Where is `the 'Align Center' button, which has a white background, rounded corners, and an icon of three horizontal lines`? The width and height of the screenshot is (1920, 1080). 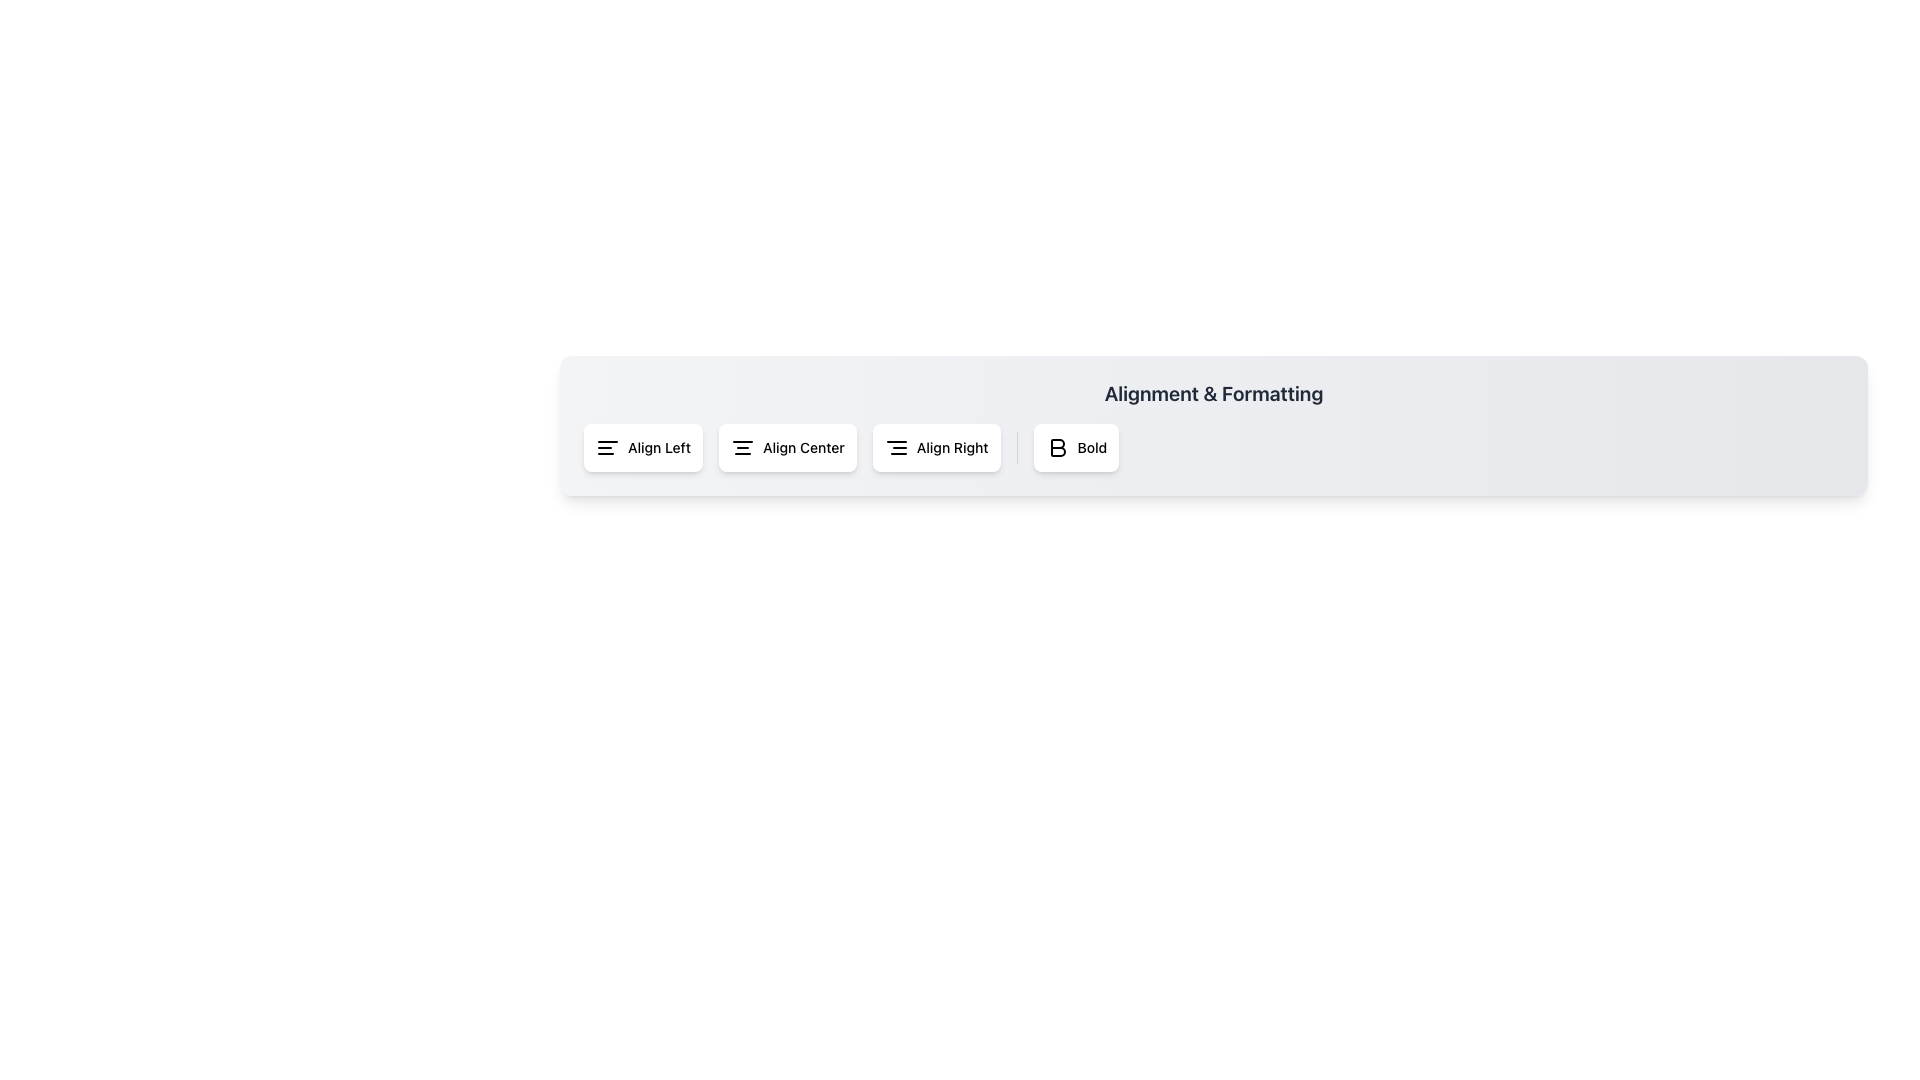
the 'Align Center' button, which has a white background, rounded corners, and an icon of three horizontal lines is located at coordinates (786, 446).